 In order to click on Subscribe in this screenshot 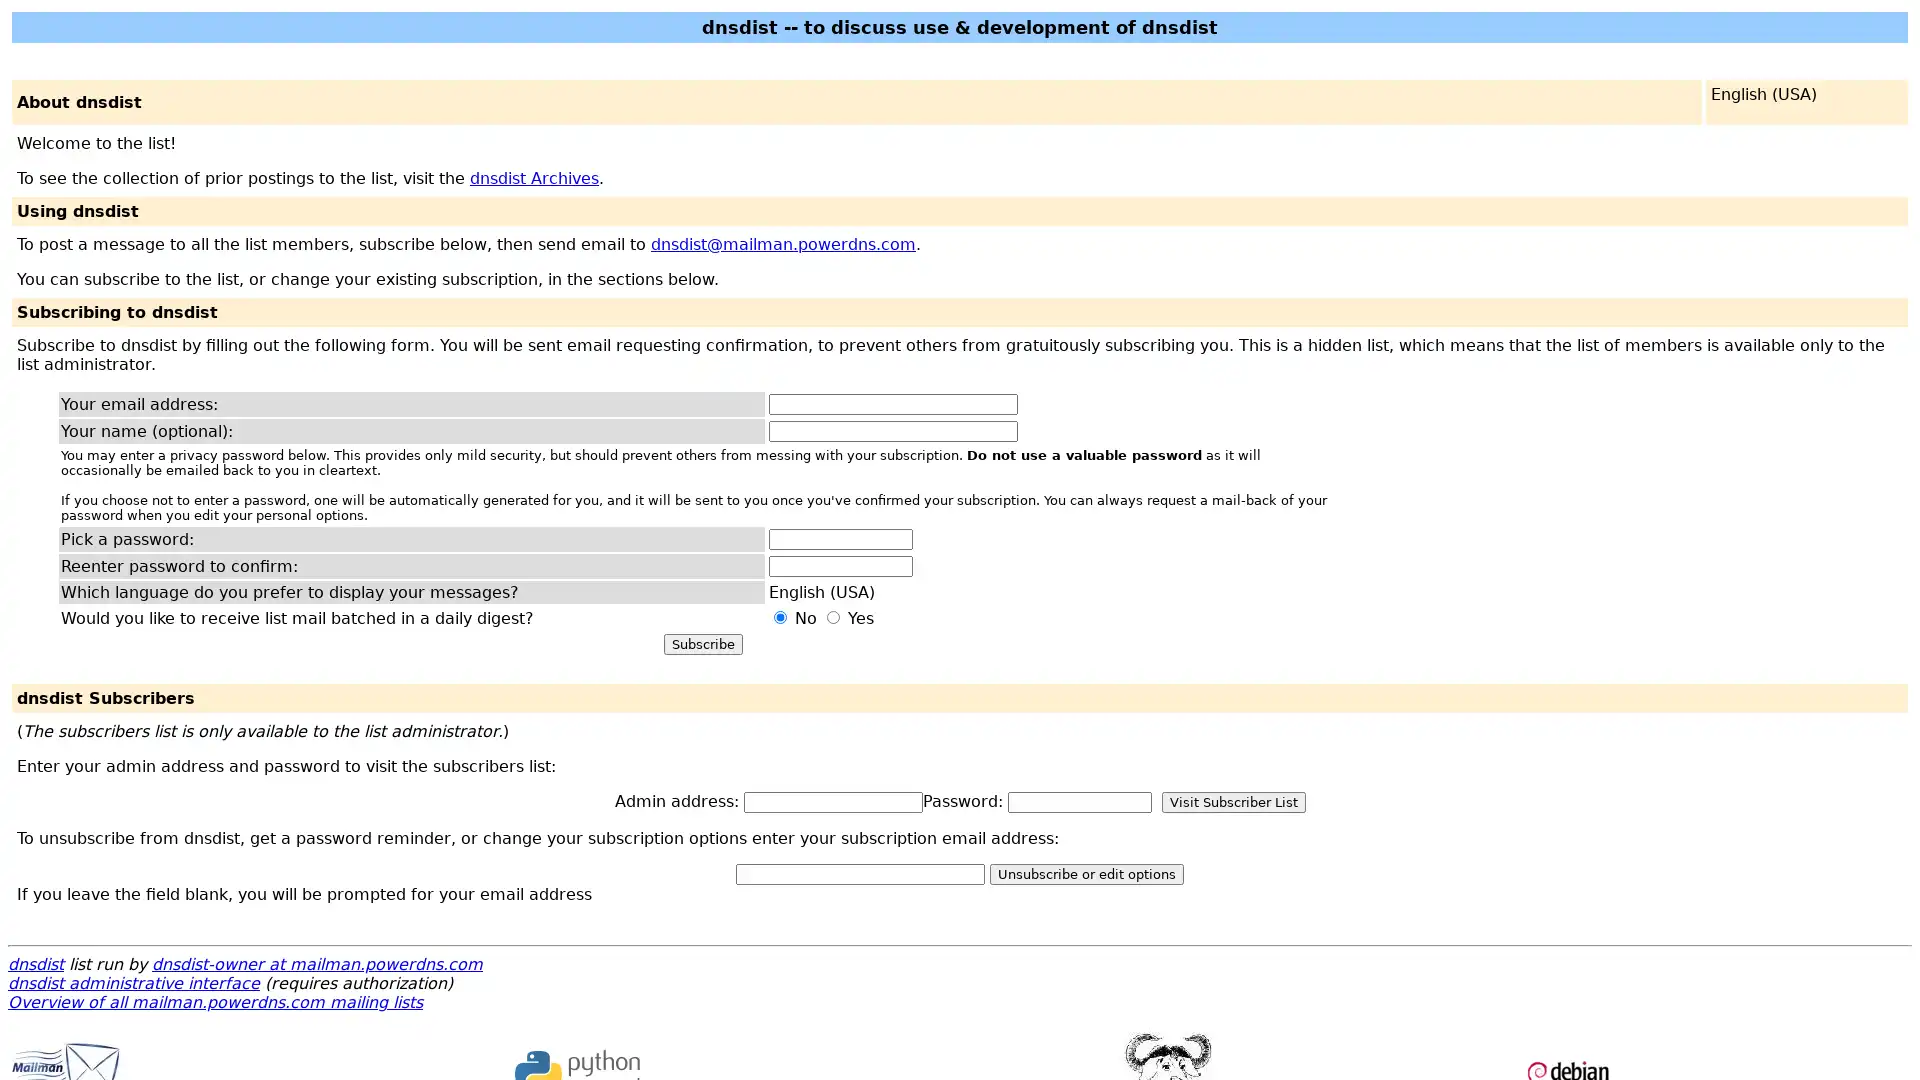, I will do `click(702, 644)`.